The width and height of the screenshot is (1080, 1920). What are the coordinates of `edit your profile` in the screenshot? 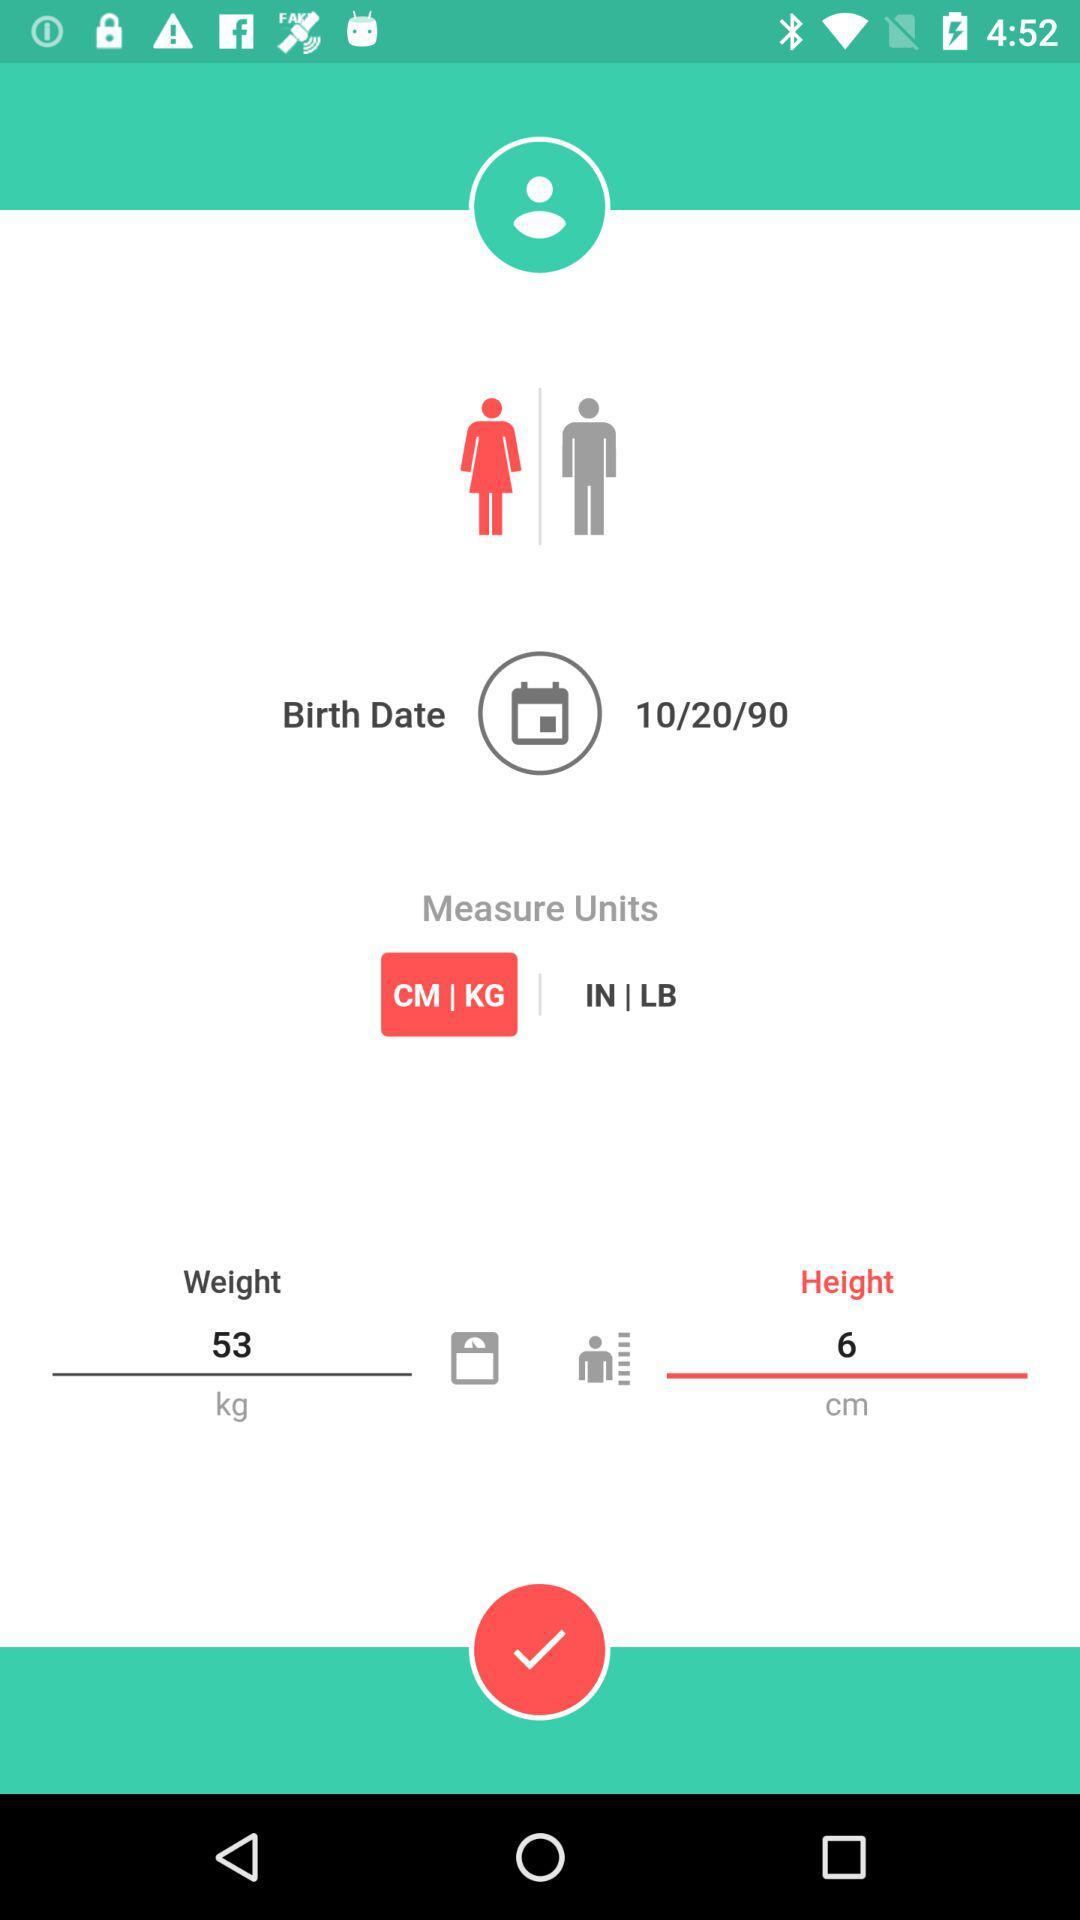 It's located at (538, 207).